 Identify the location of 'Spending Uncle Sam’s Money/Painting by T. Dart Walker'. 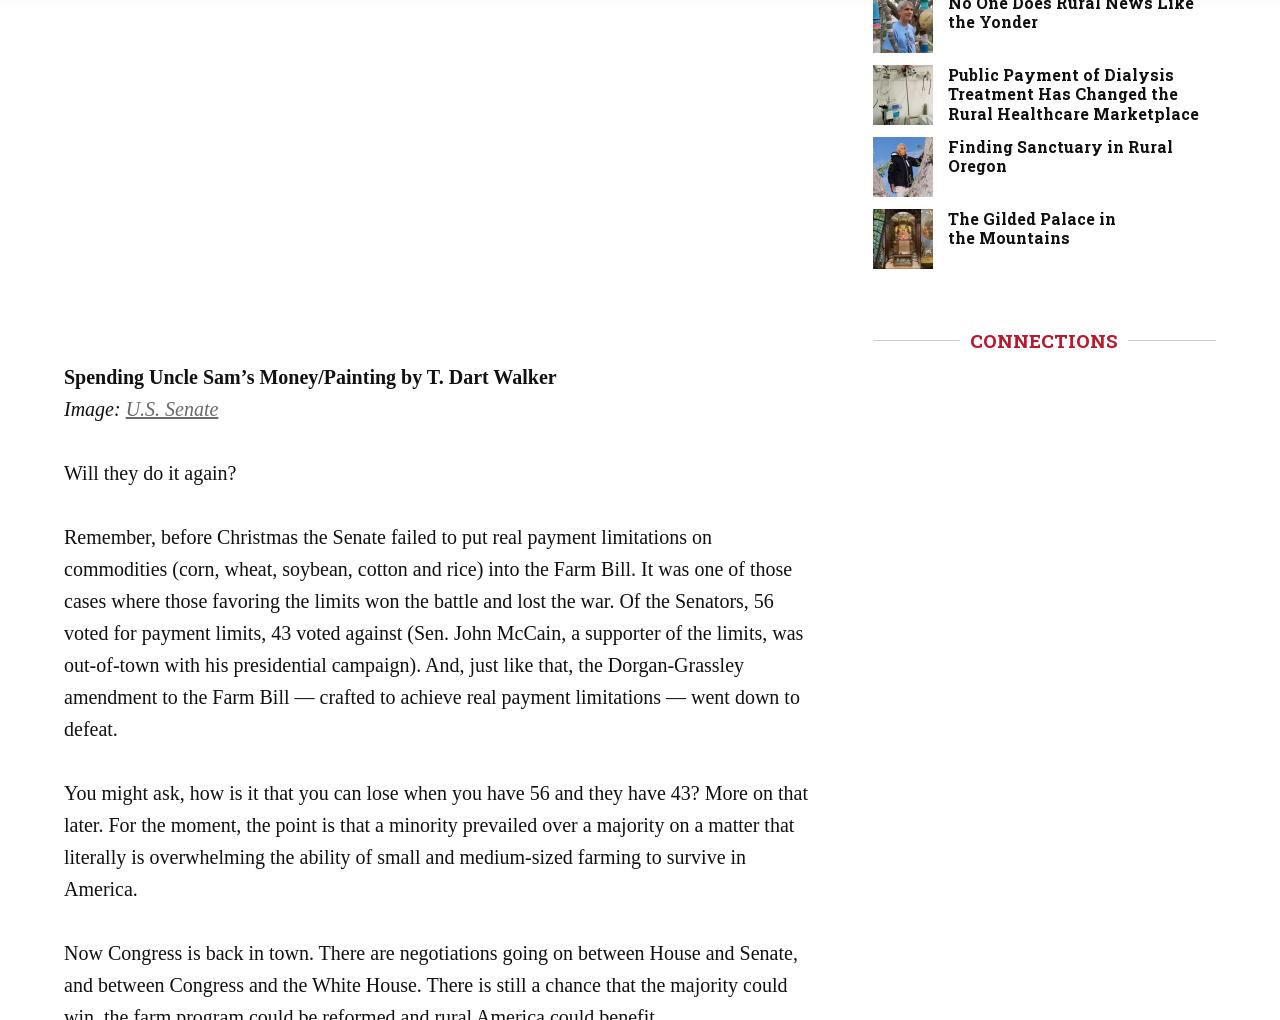
(309, 374).